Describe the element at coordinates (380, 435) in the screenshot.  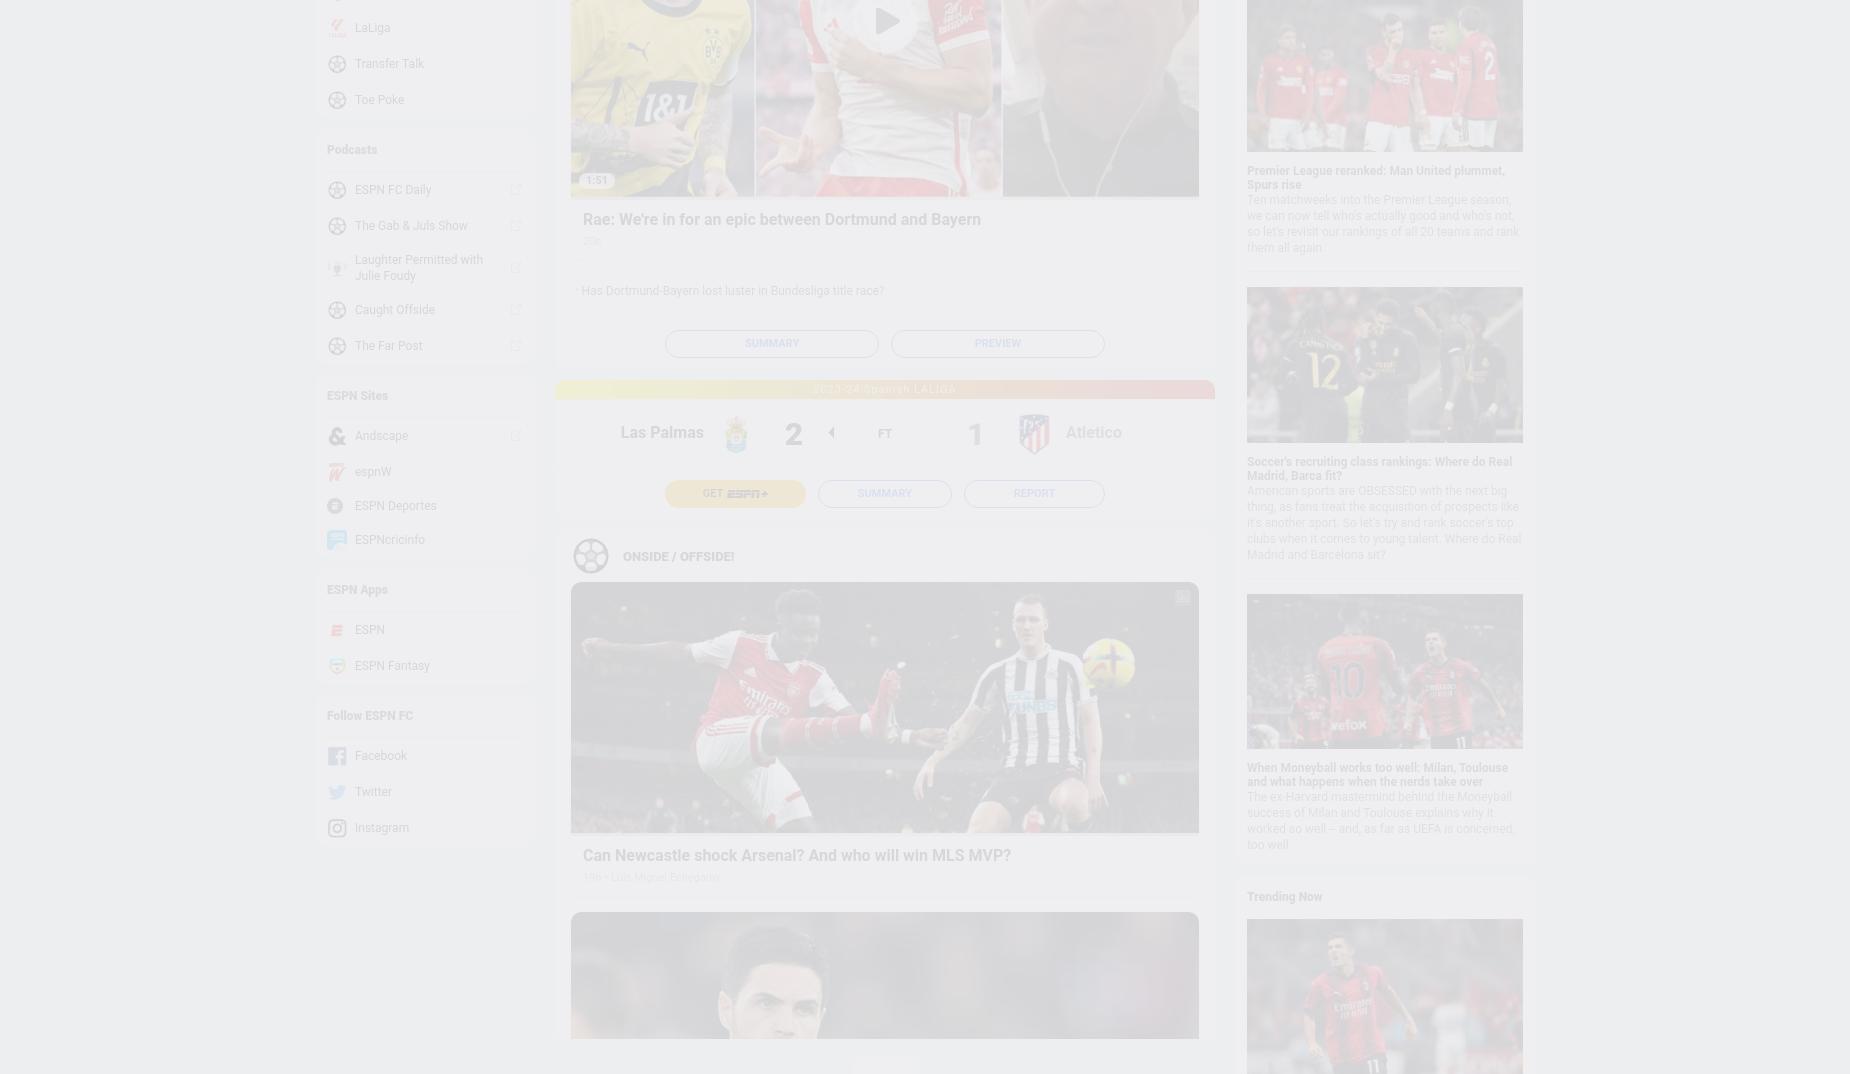
I see `'Andscape'` at that location.